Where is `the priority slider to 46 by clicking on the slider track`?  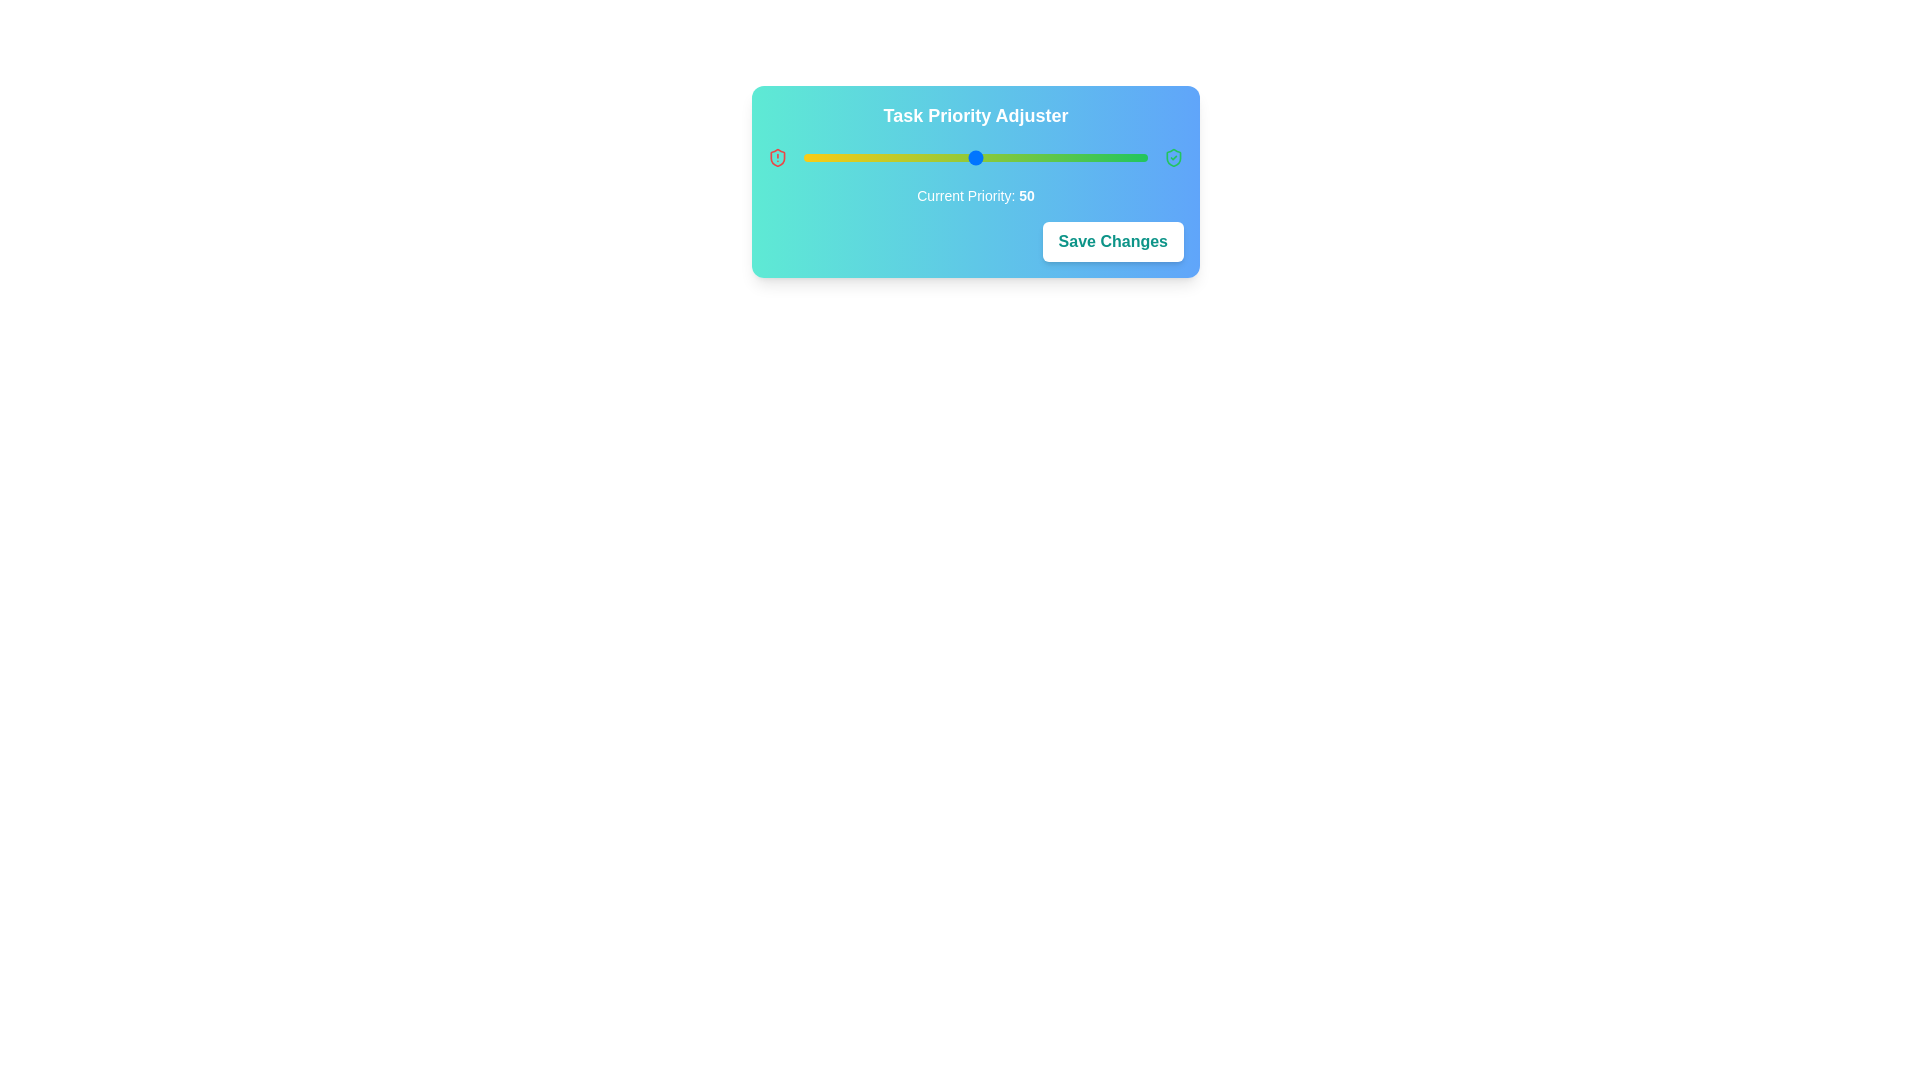 the priority slider to 46 by clicking on the slider track is located at coordinates (962, 157).